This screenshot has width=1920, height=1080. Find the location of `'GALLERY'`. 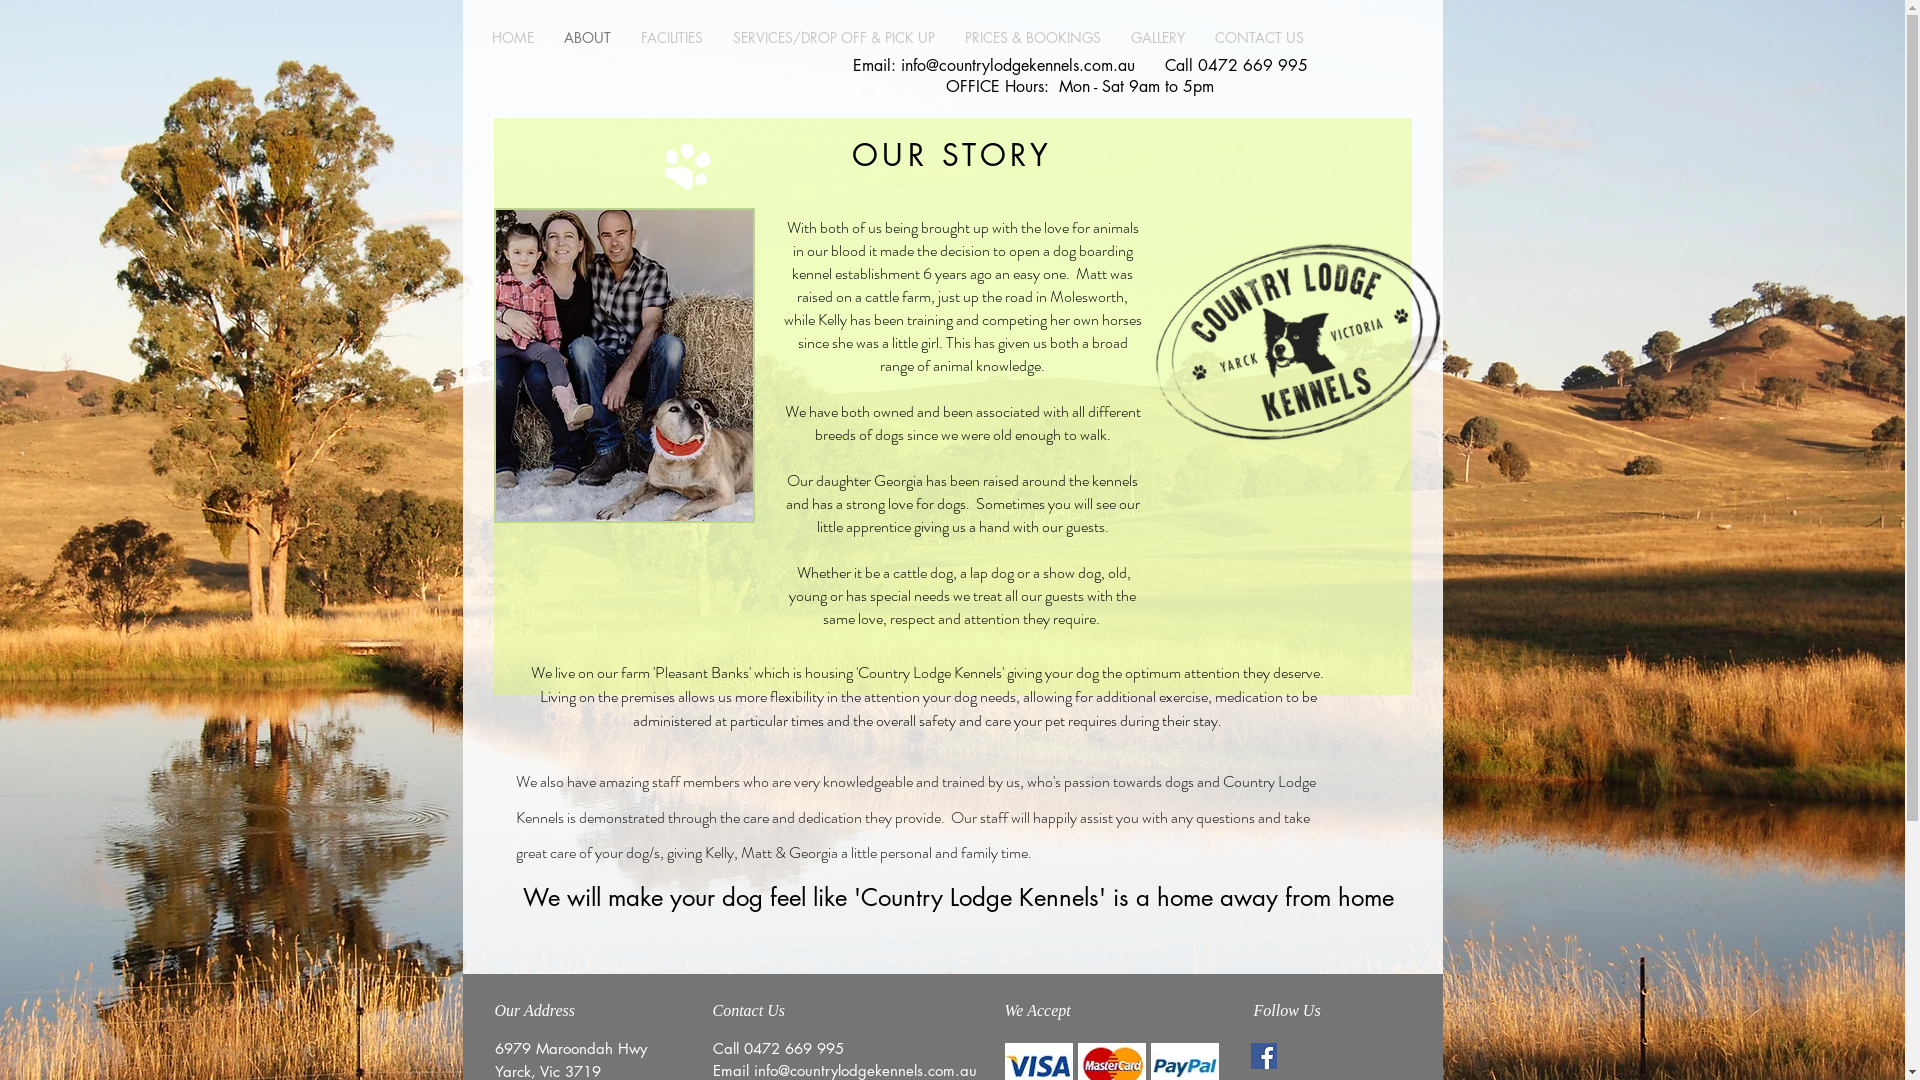

'GALLERY' is located at coordinates (1157, 38).